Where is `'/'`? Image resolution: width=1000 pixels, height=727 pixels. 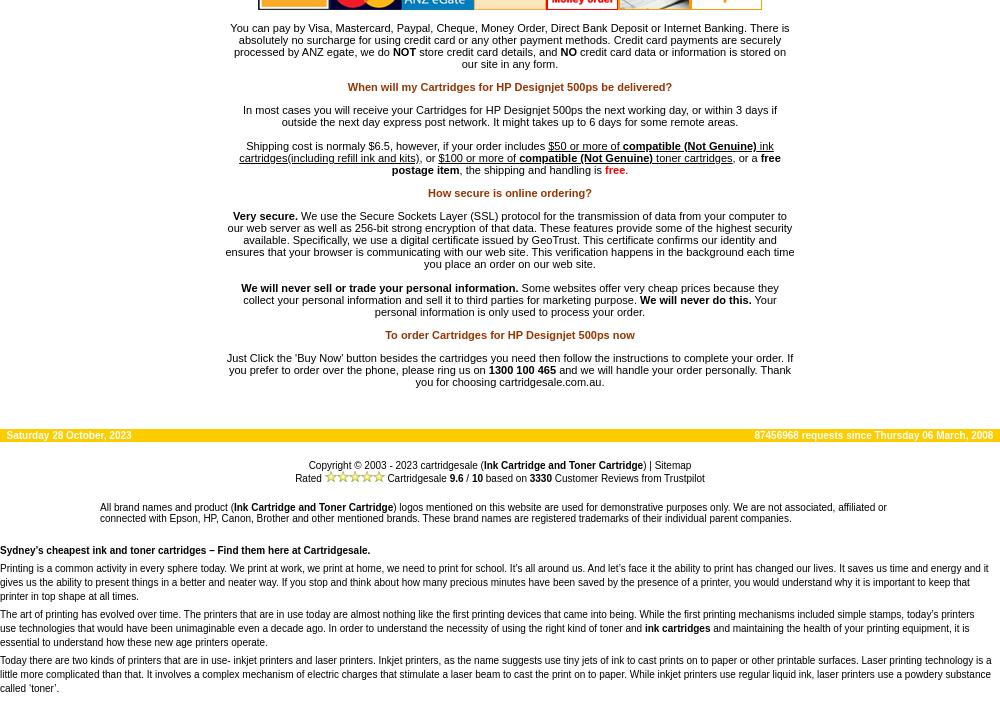 '/' is located at coordinates (466, 477).